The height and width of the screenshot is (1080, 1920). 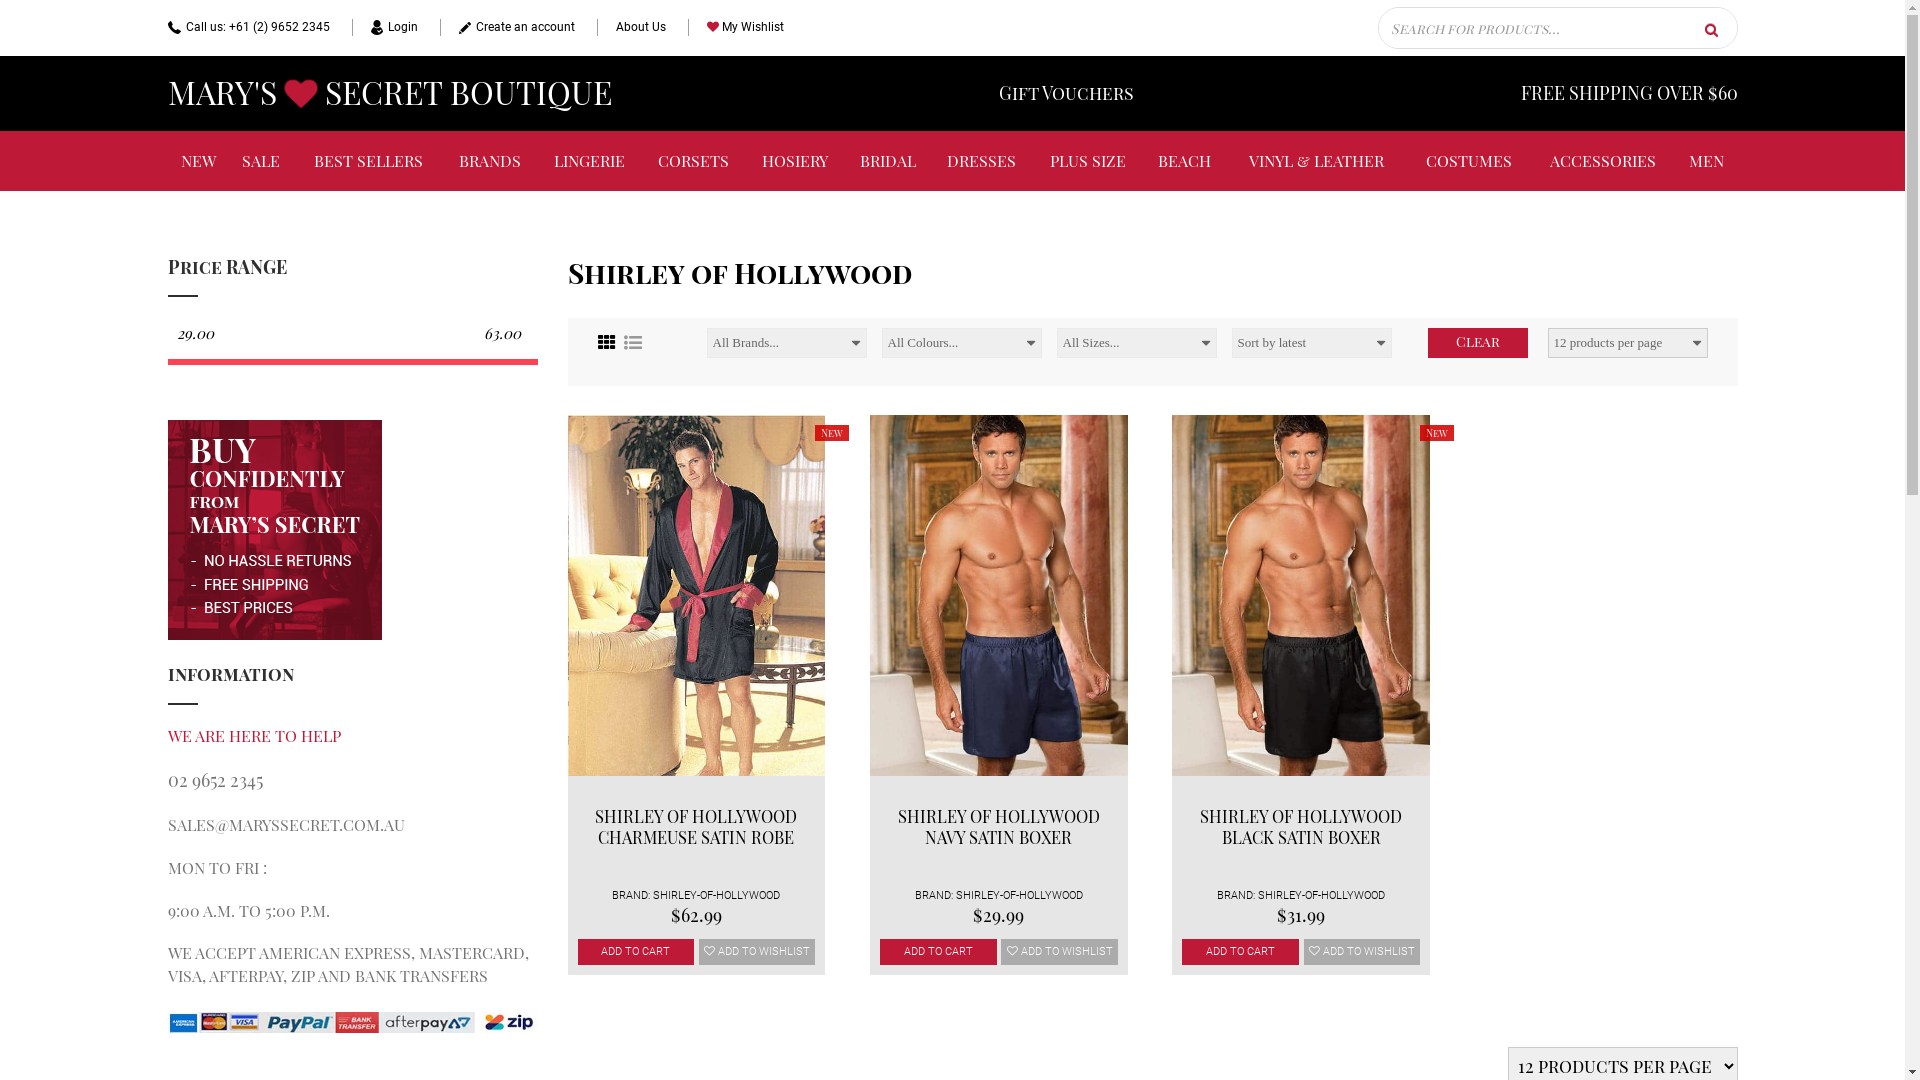 I want to click on 'SALES@MARYSSECRET.COM.AU', so click(x=168, y=824).